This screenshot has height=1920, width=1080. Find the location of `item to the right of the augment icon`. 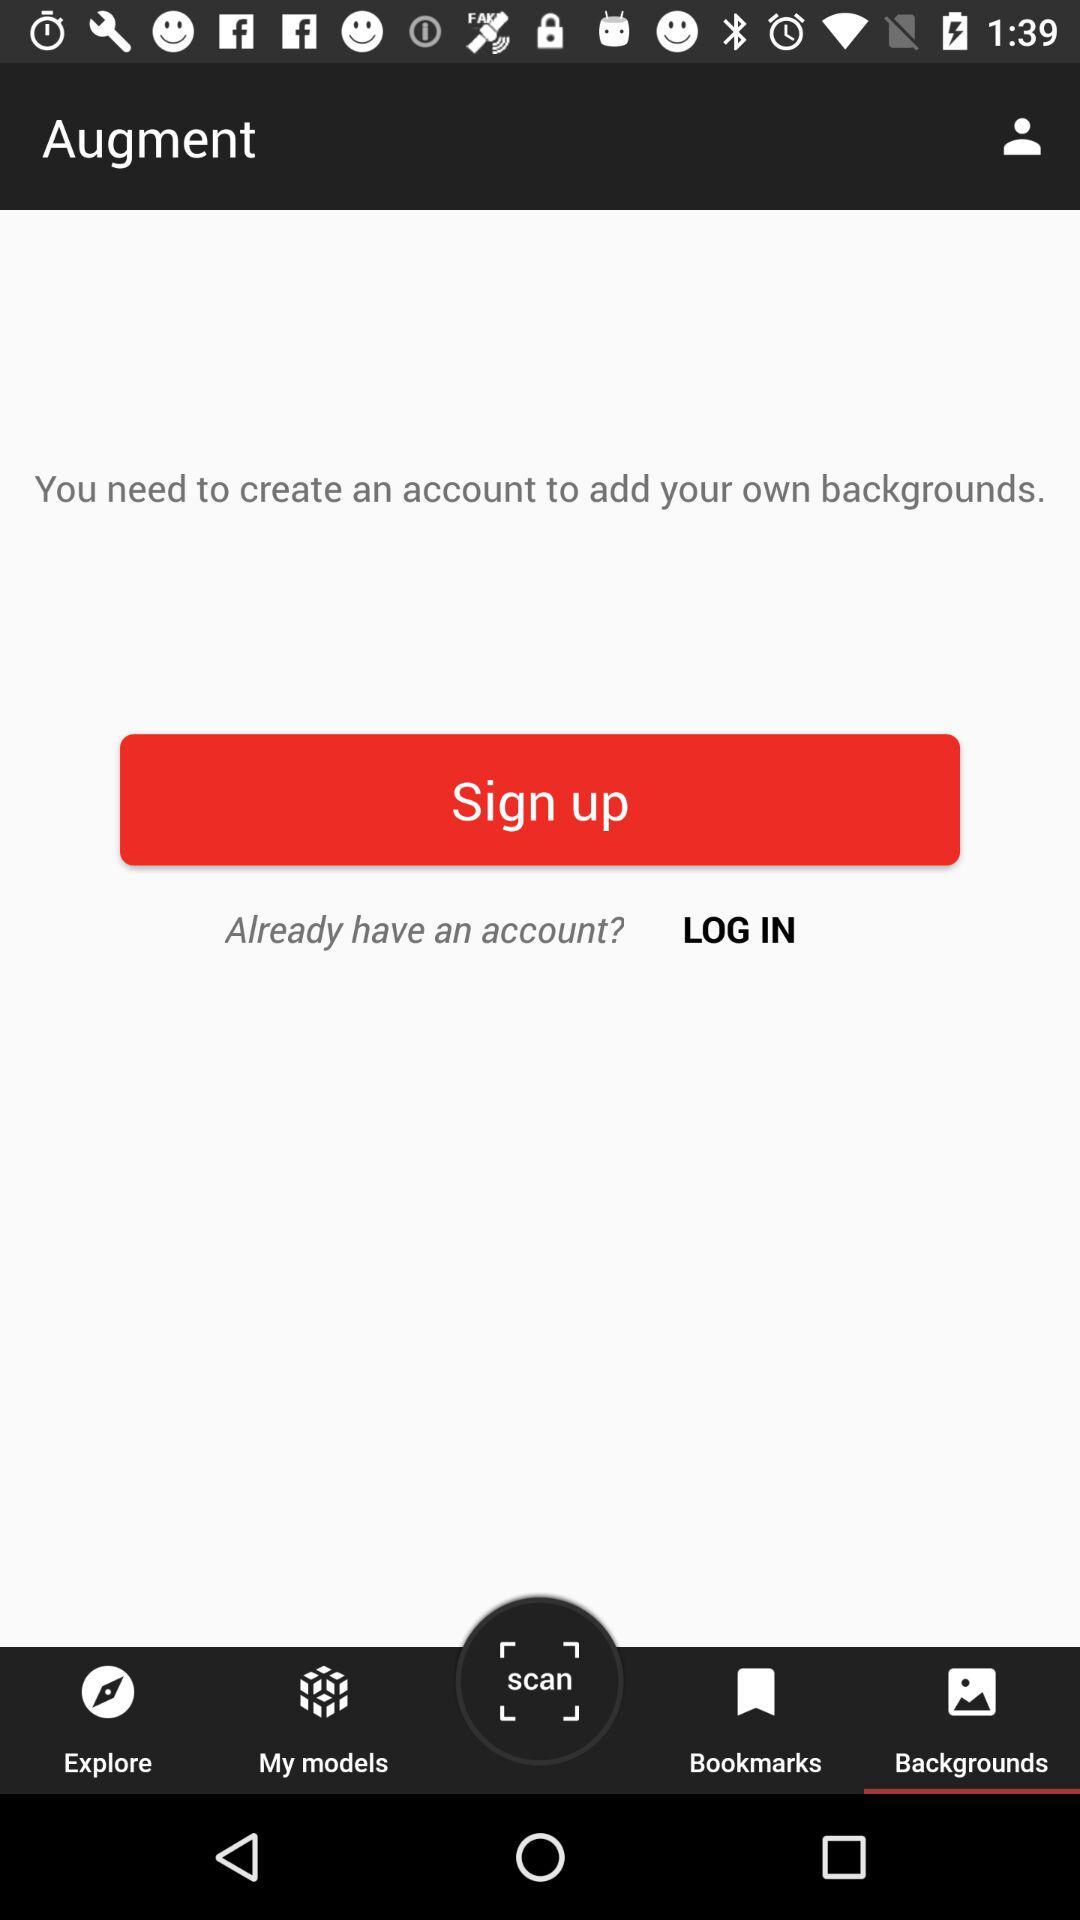

item to the right of the augment icon is located at coordinates (1027, 135).